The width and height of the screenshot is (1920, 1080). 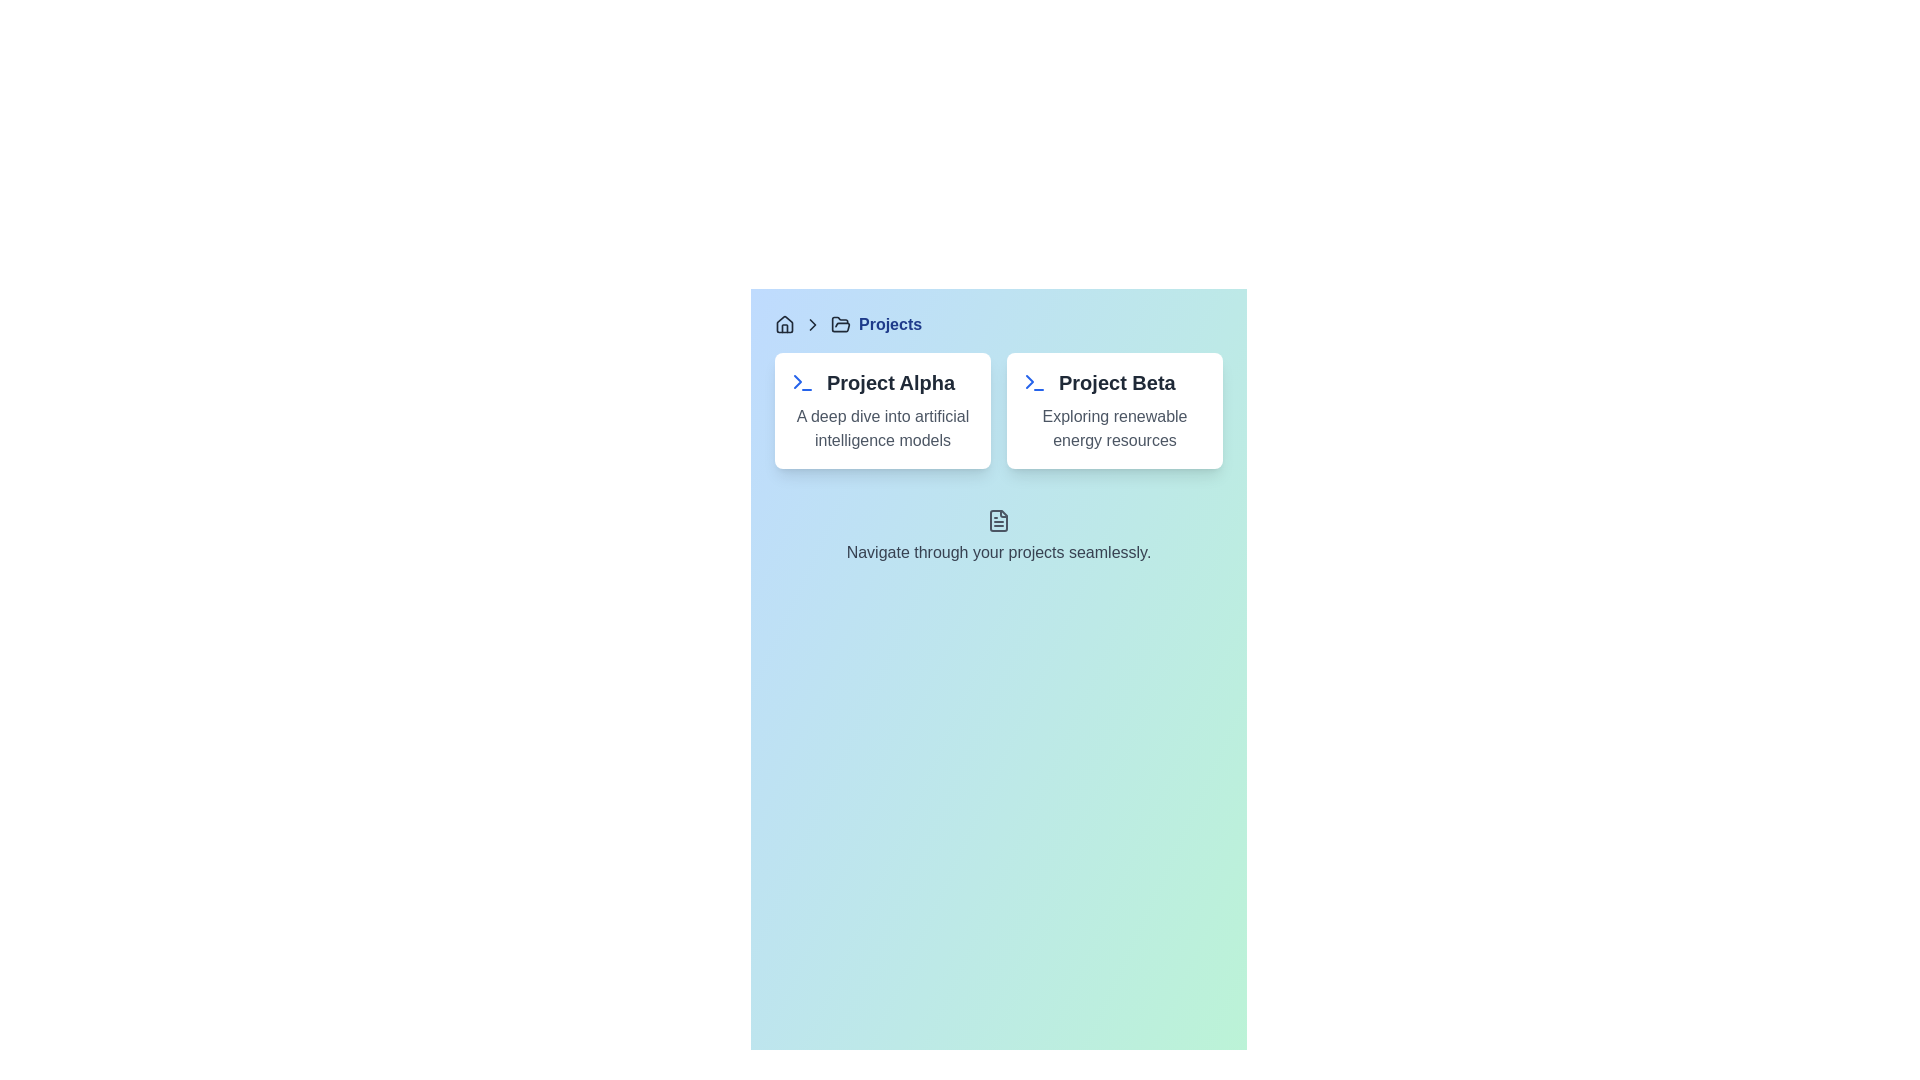 What do you see at coordinates (812, 323) in the screenshot?
I see `the design of the second icon in the breadcrumb navigation bar, which serves as a separator between the house icon and the folder icon` at bounding box center [812, 323].